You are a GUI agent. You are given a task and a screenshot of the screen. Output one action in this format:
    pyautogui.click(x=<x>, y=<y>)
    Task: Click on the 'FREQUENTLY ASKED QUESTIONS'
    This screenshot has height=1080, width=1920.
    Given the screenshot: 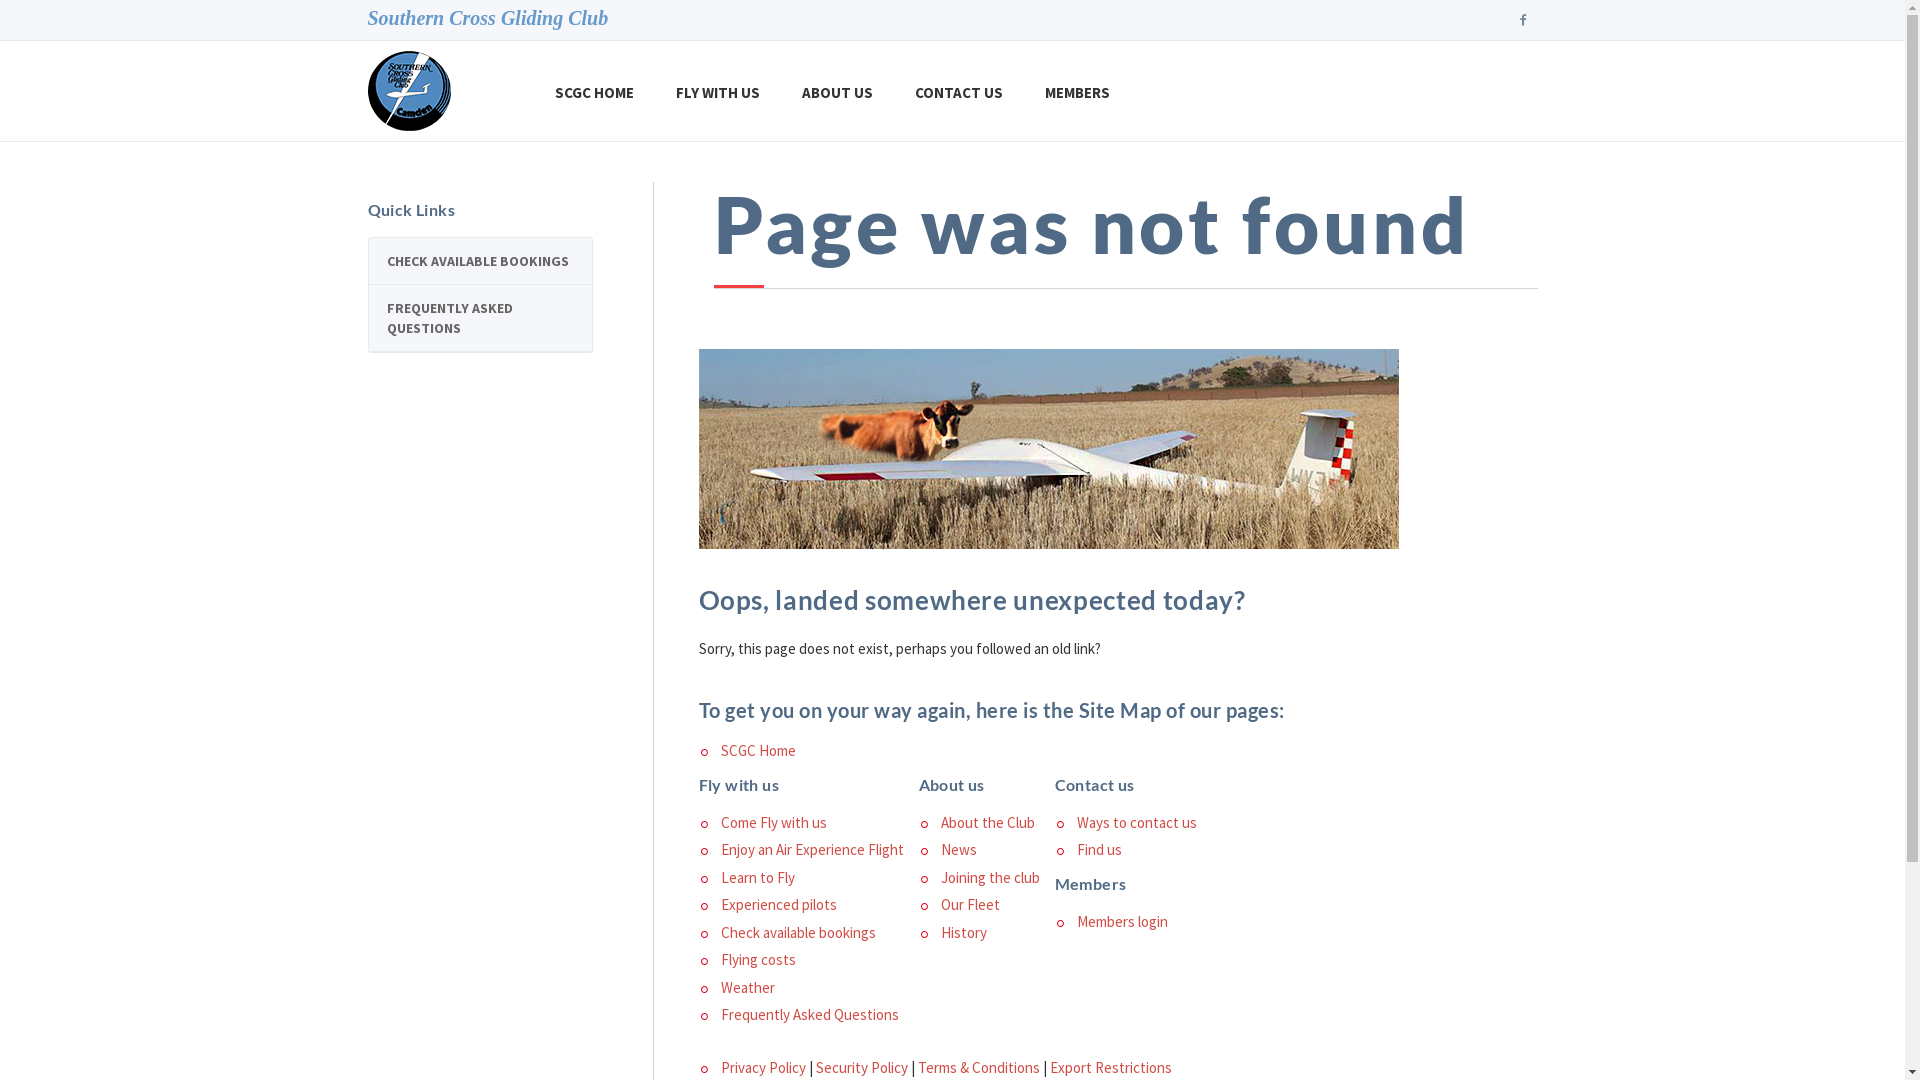 What is the action you would take?
    pyautogui.click(x=478, y=316)
    